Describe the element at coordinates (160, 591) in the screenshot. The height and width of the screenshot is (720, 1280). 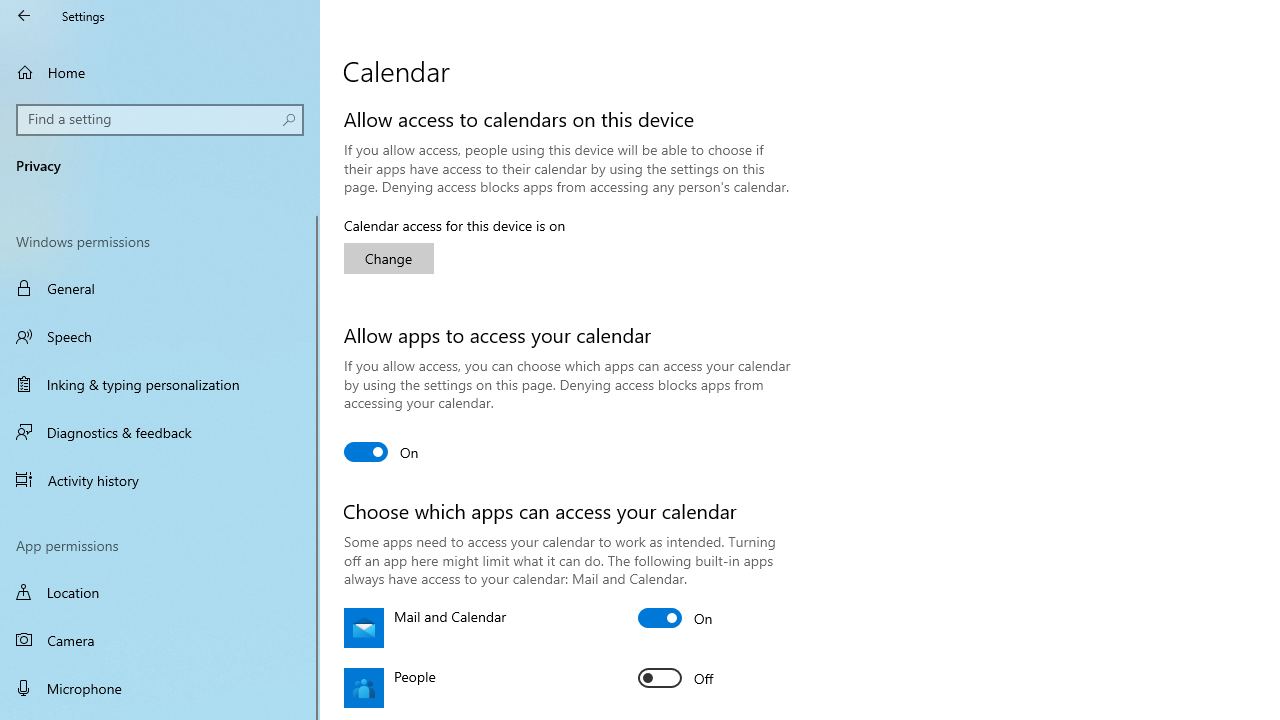
I see `'Location'` at that location.